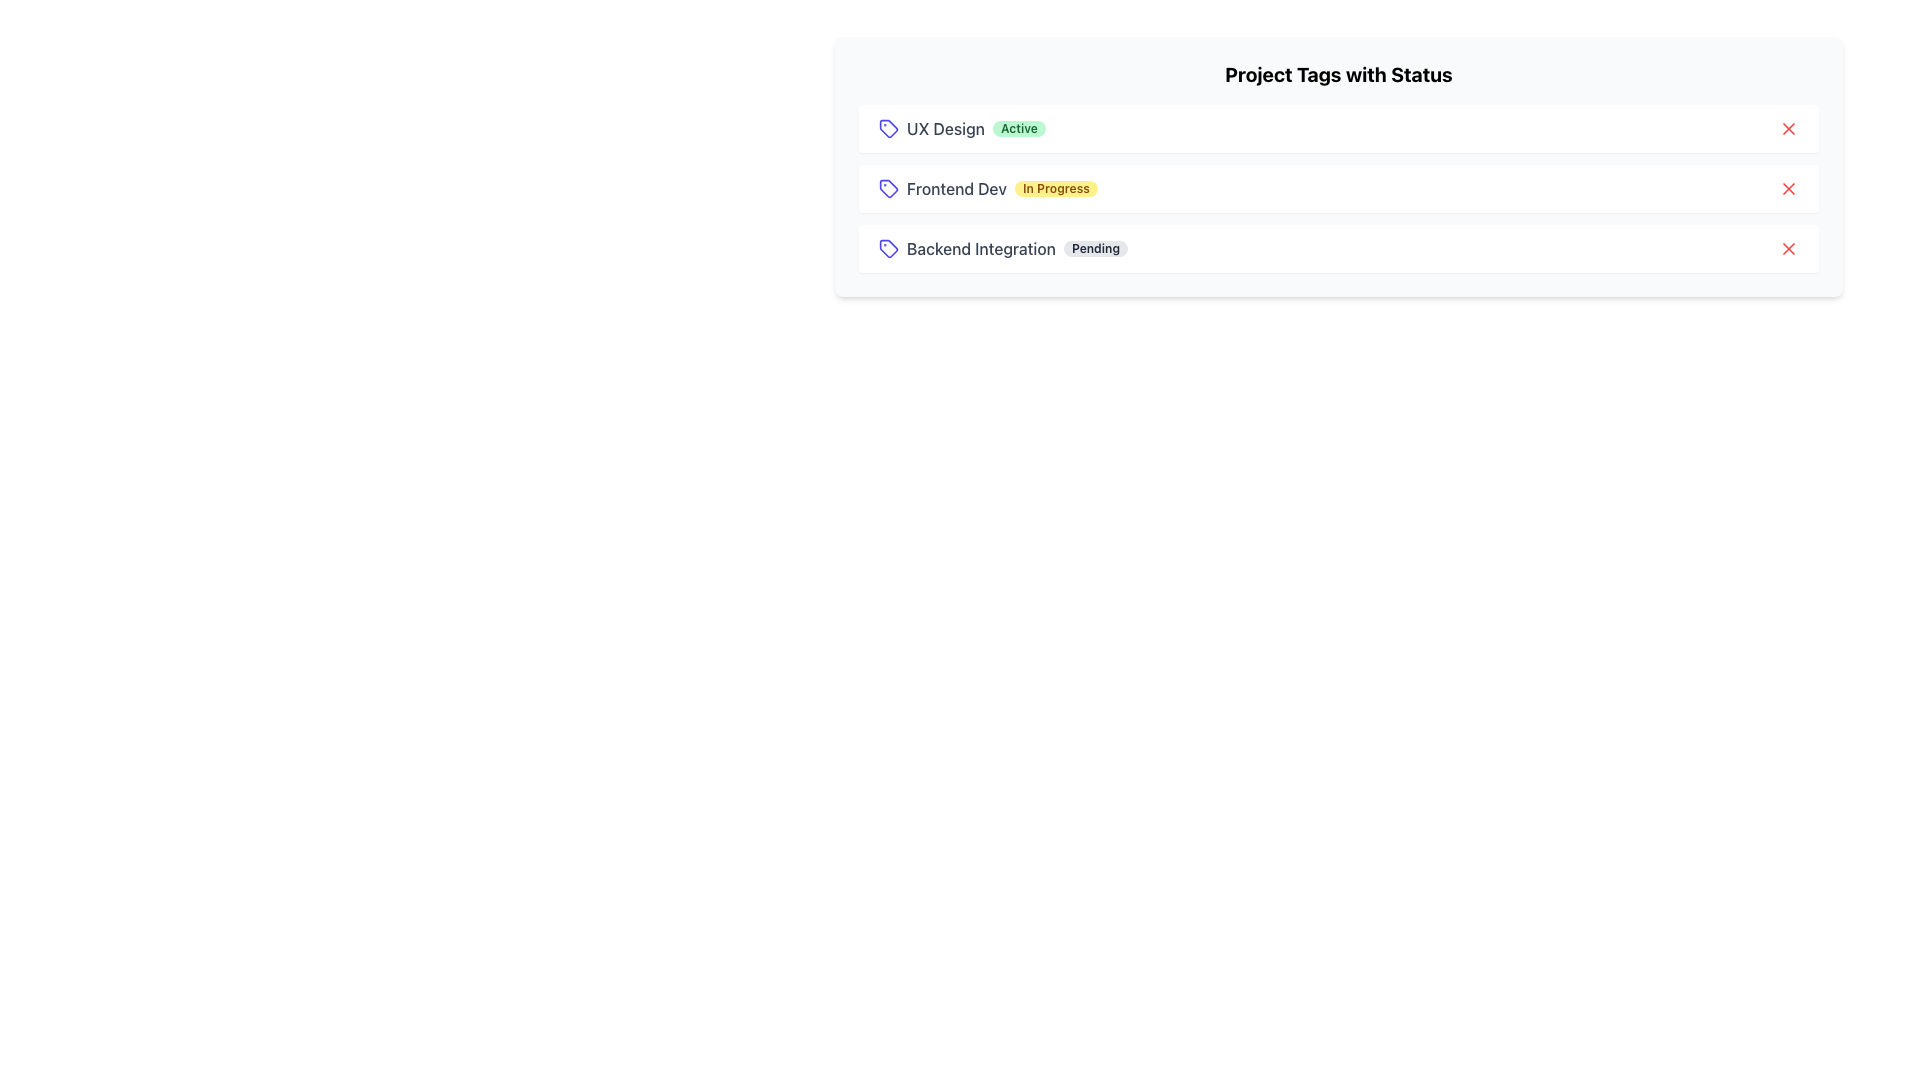  I want to click on the 'Remove' button located at the far right end of the 'UX Design' row under 'Project Tags with Status', so click(1789, 128).